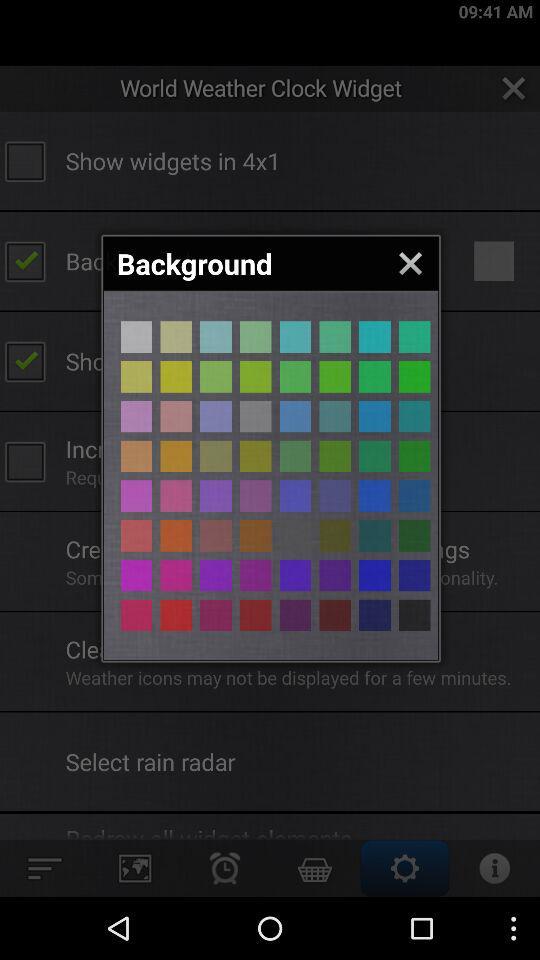  What do you see at coordinates (255, 375) in the screenshot?
I see `backround button` at bounding box center [255, 375].